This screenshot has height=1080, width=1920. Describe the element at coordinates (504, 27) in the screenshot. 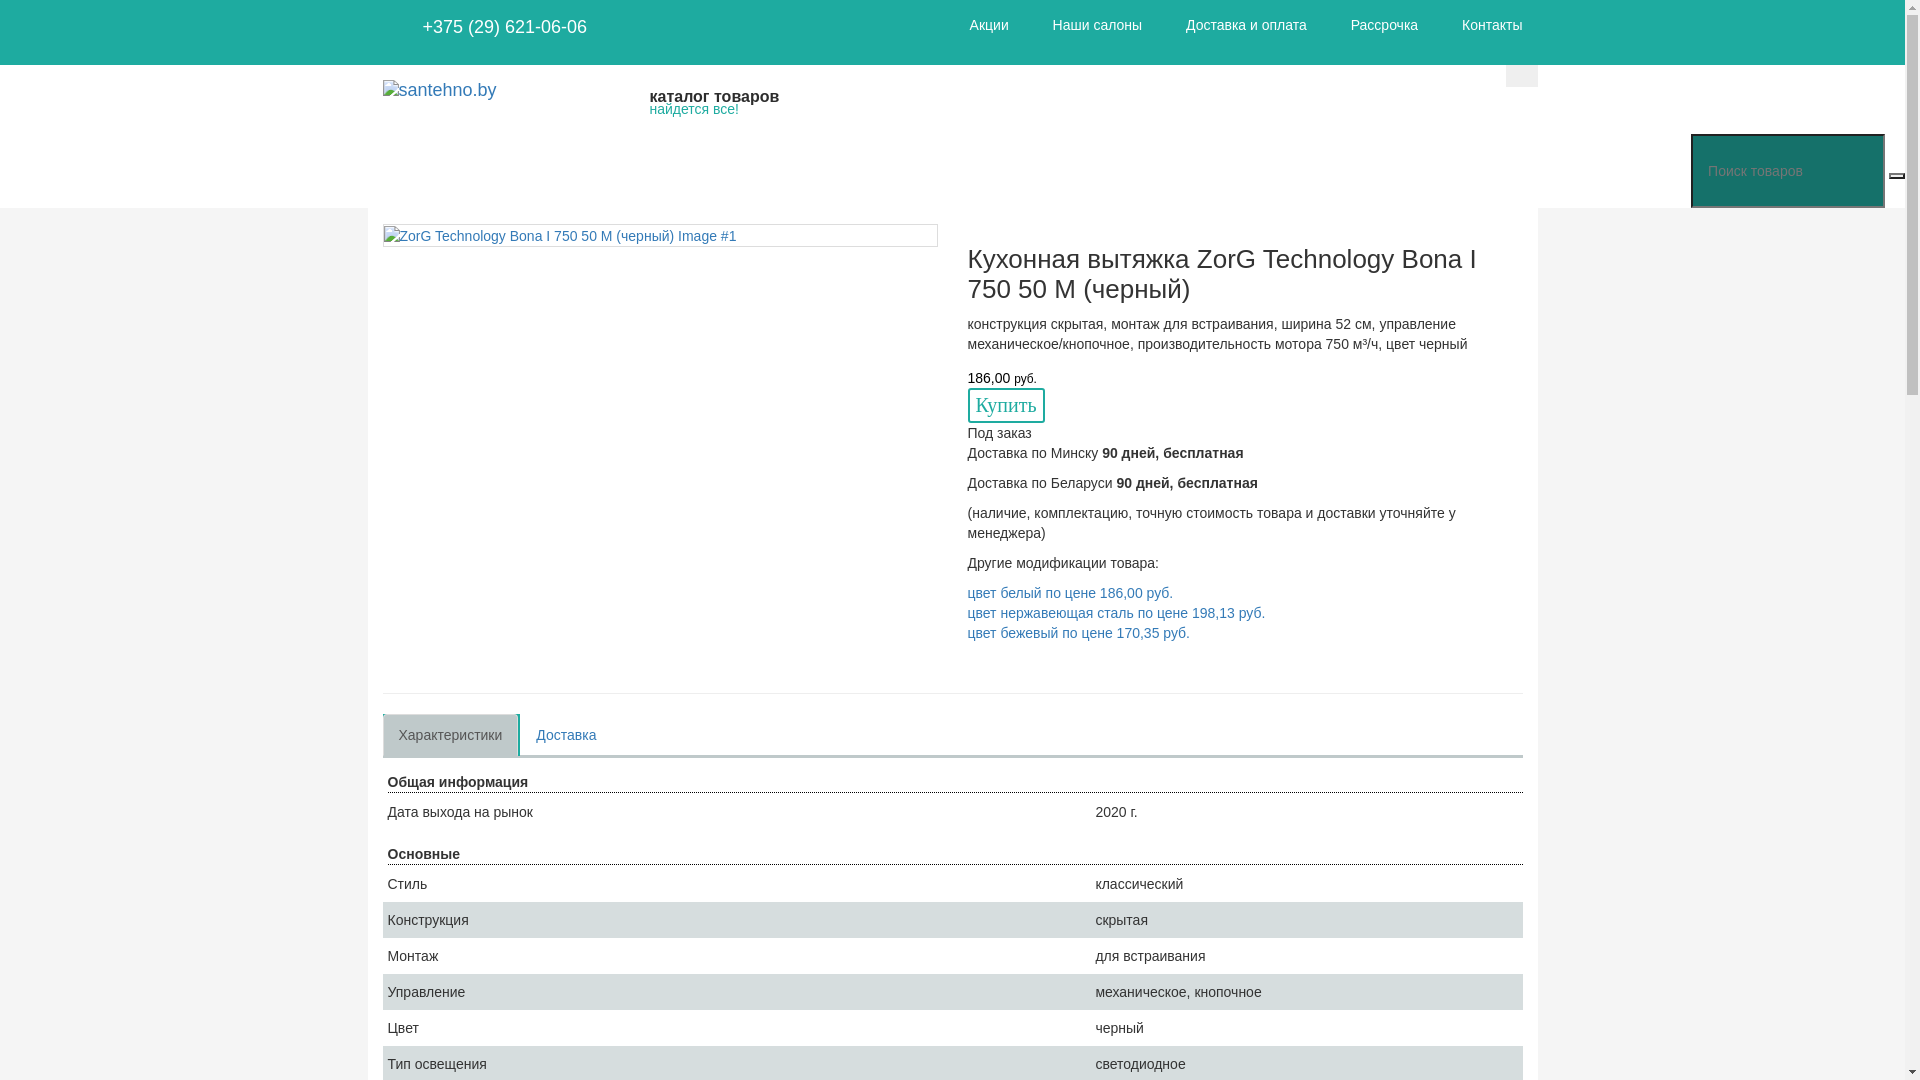

I see `'+375 (29) 621-06-06'` at that location.